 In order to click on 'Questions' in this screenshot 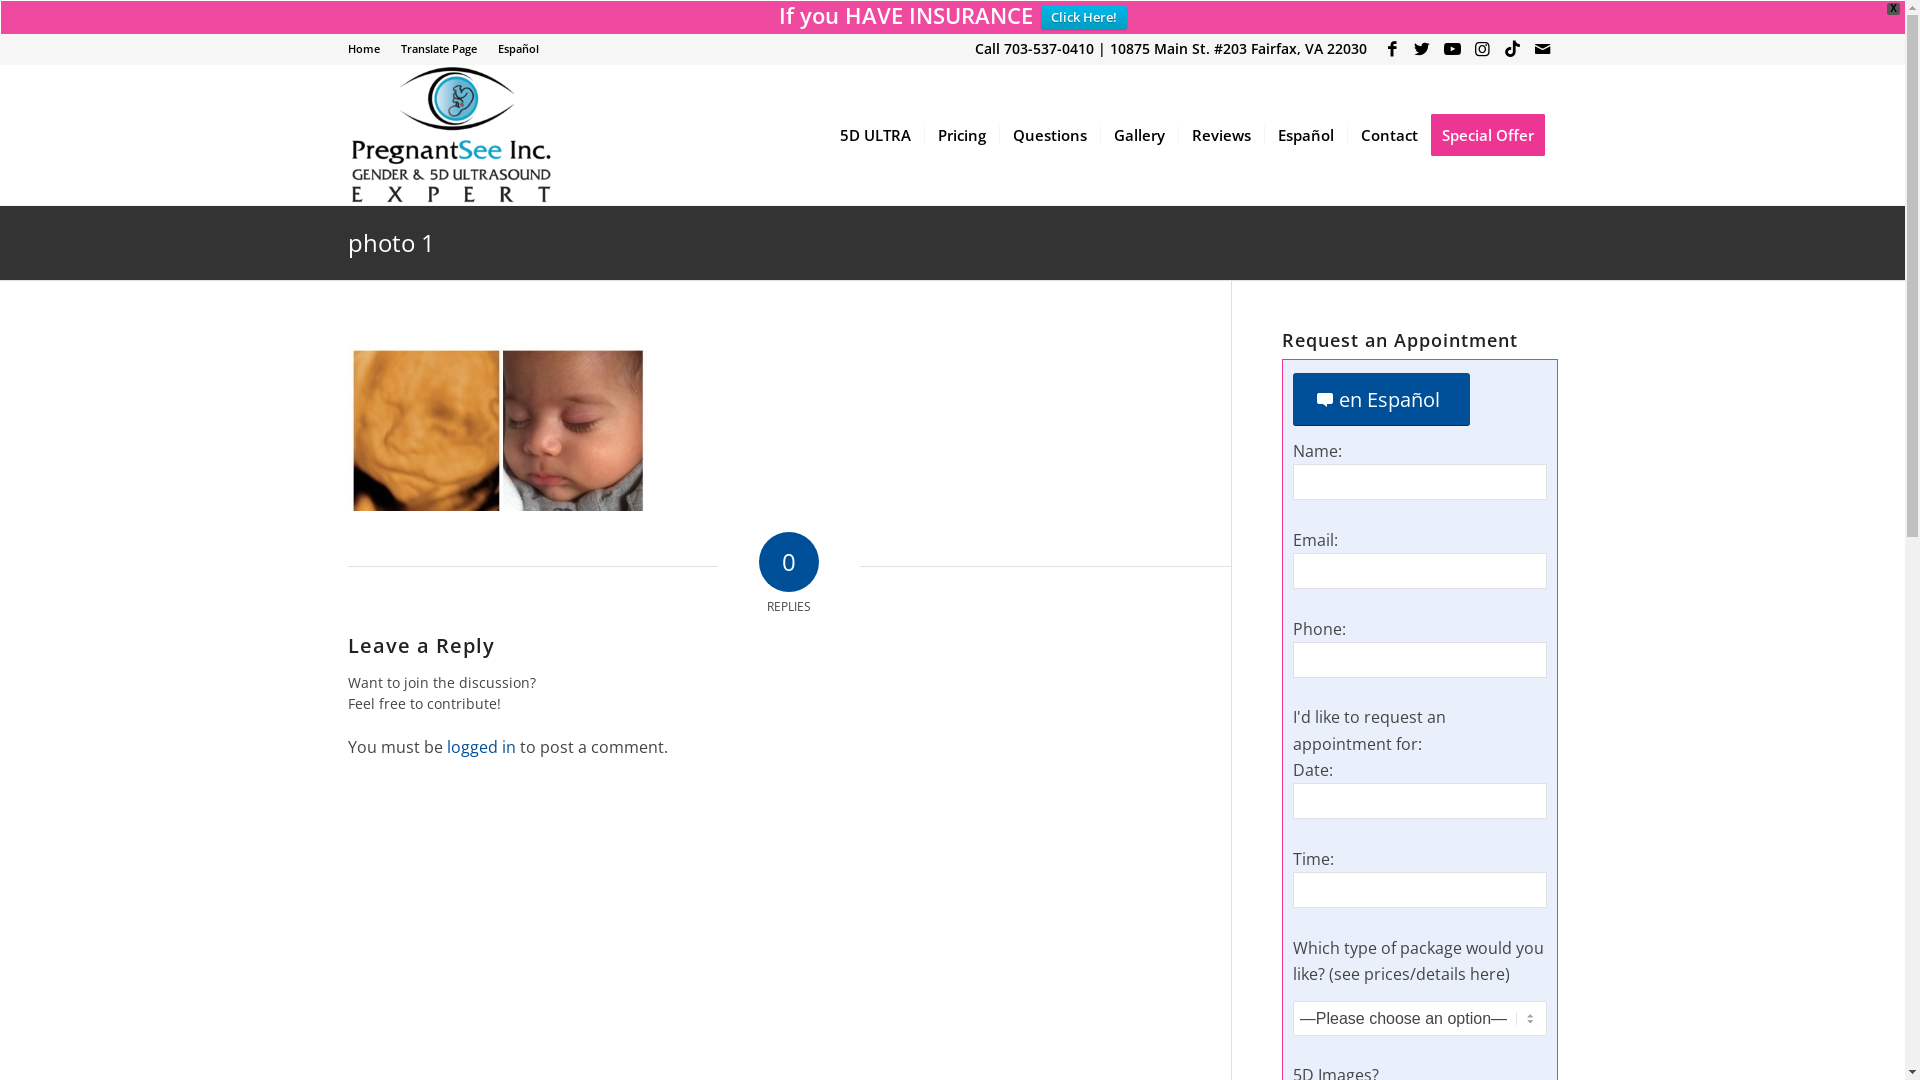, I will do `click(1047, 135)`.